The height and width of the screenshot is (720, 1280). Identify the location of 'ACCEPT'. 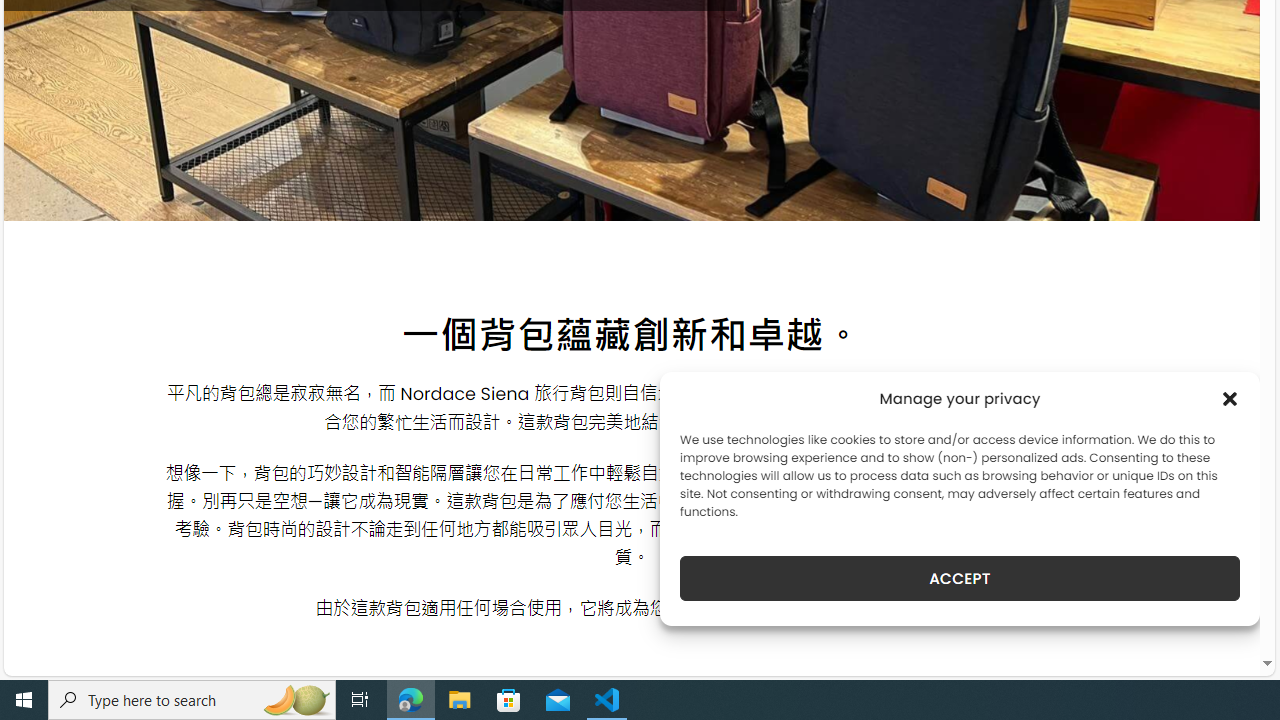
(960, 578).